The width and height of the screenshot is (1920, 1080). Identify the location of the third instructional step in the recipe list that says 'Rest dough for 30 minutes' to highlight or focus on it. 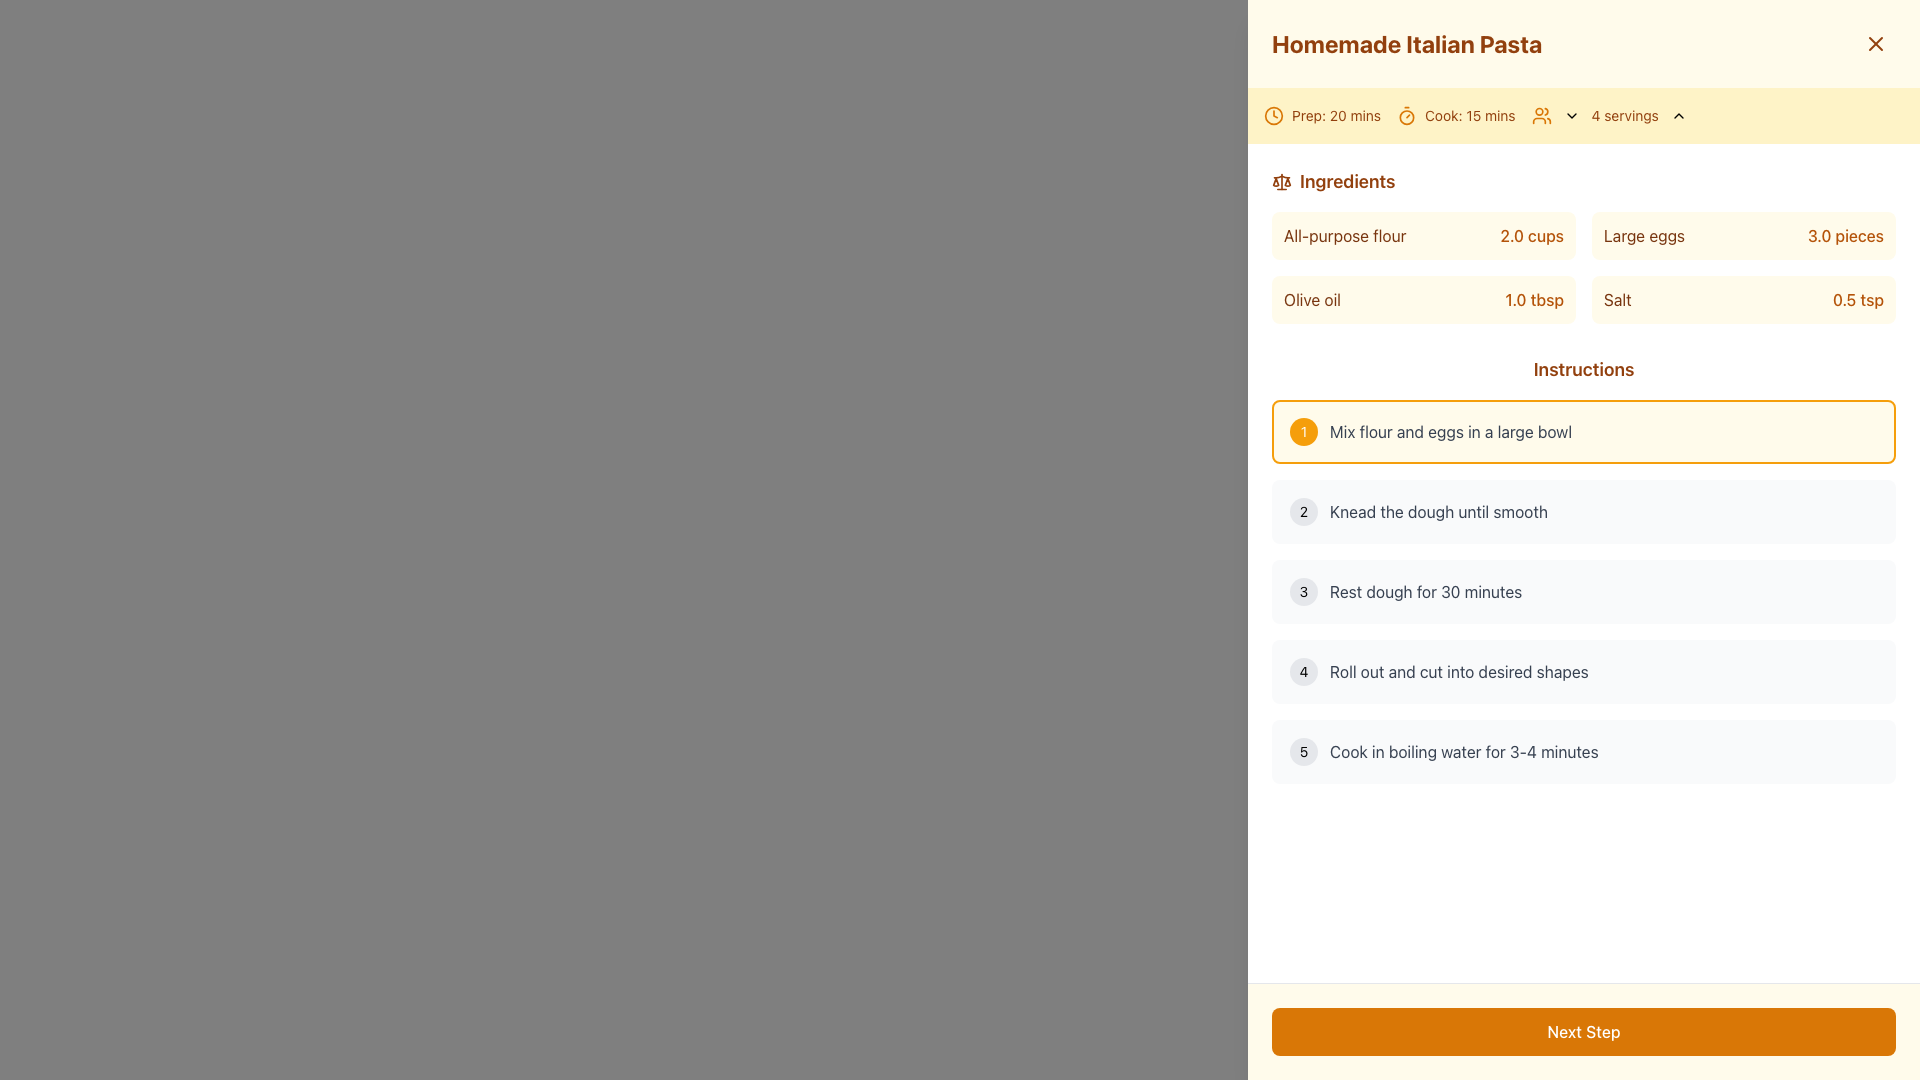
(1583, 590).